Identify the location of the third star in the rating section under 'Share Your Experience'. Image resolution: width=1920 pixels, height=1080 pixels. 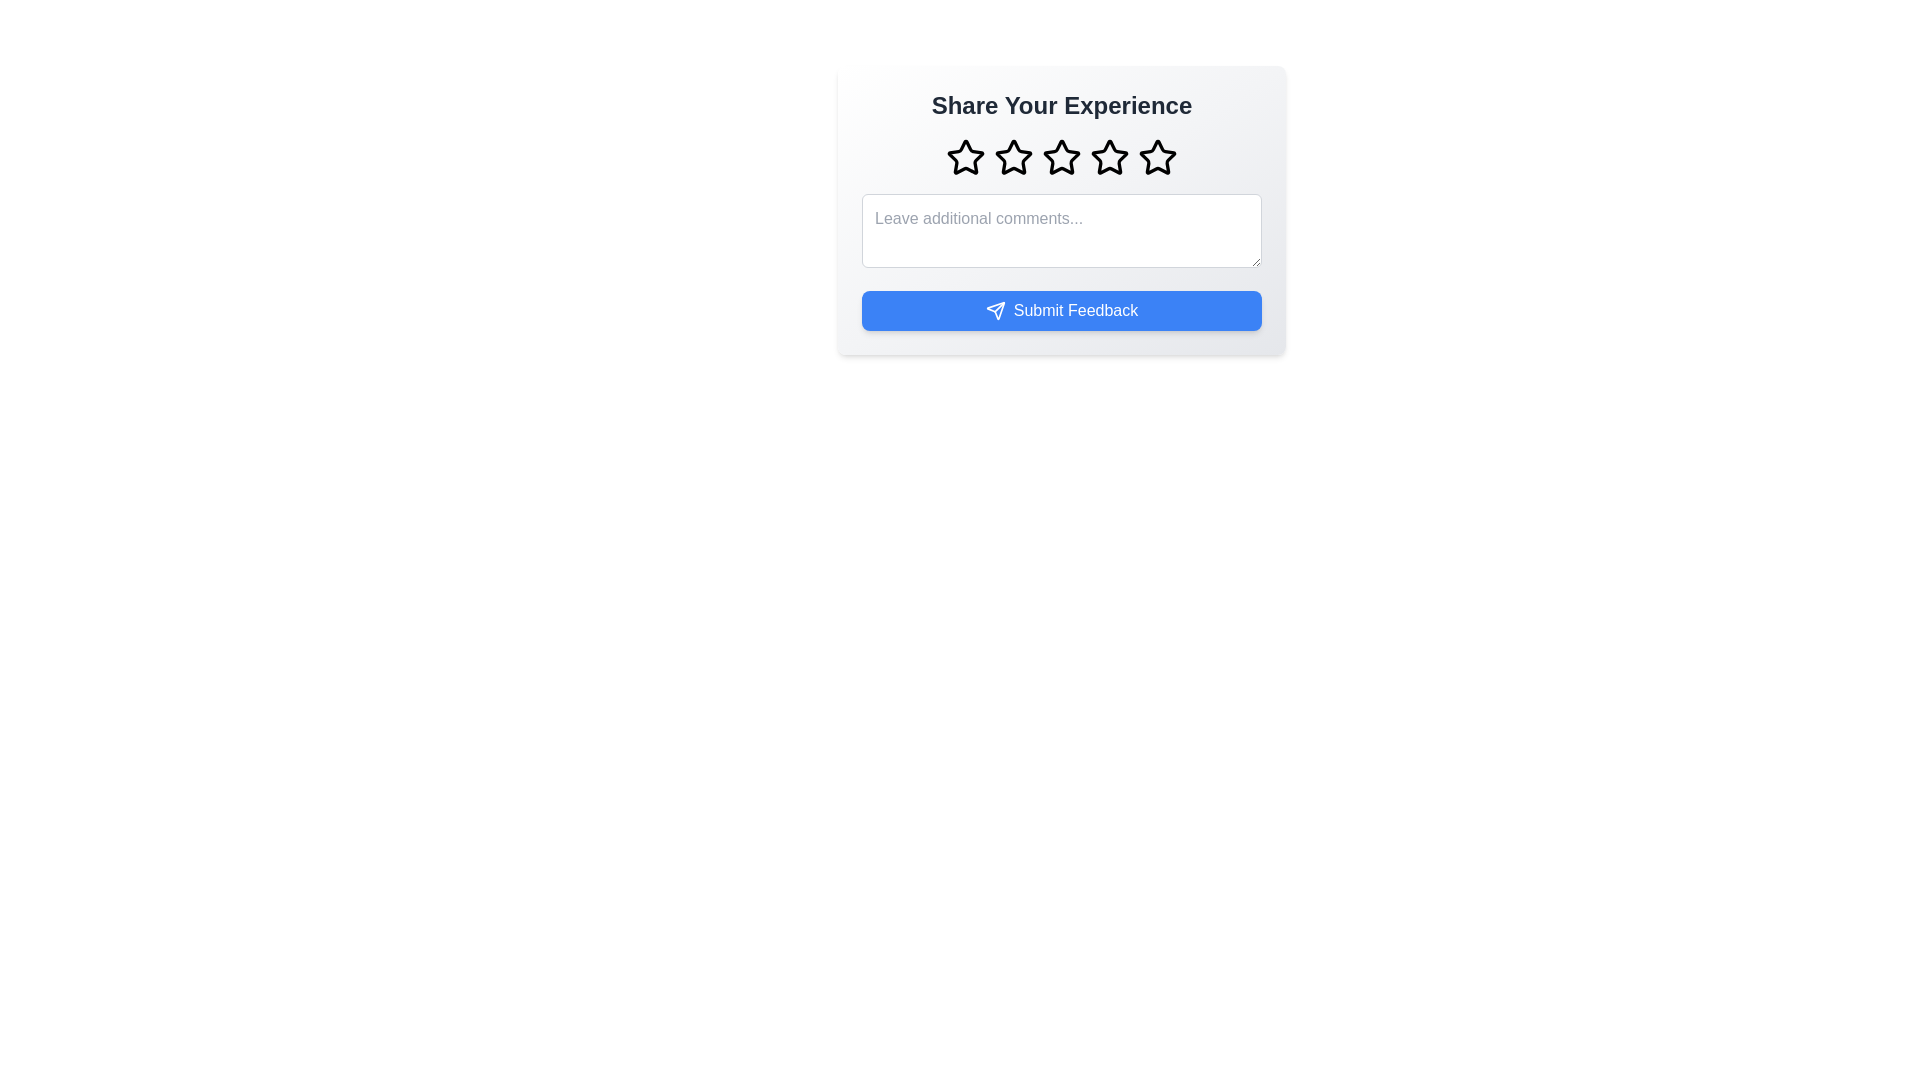
(1060, 157).